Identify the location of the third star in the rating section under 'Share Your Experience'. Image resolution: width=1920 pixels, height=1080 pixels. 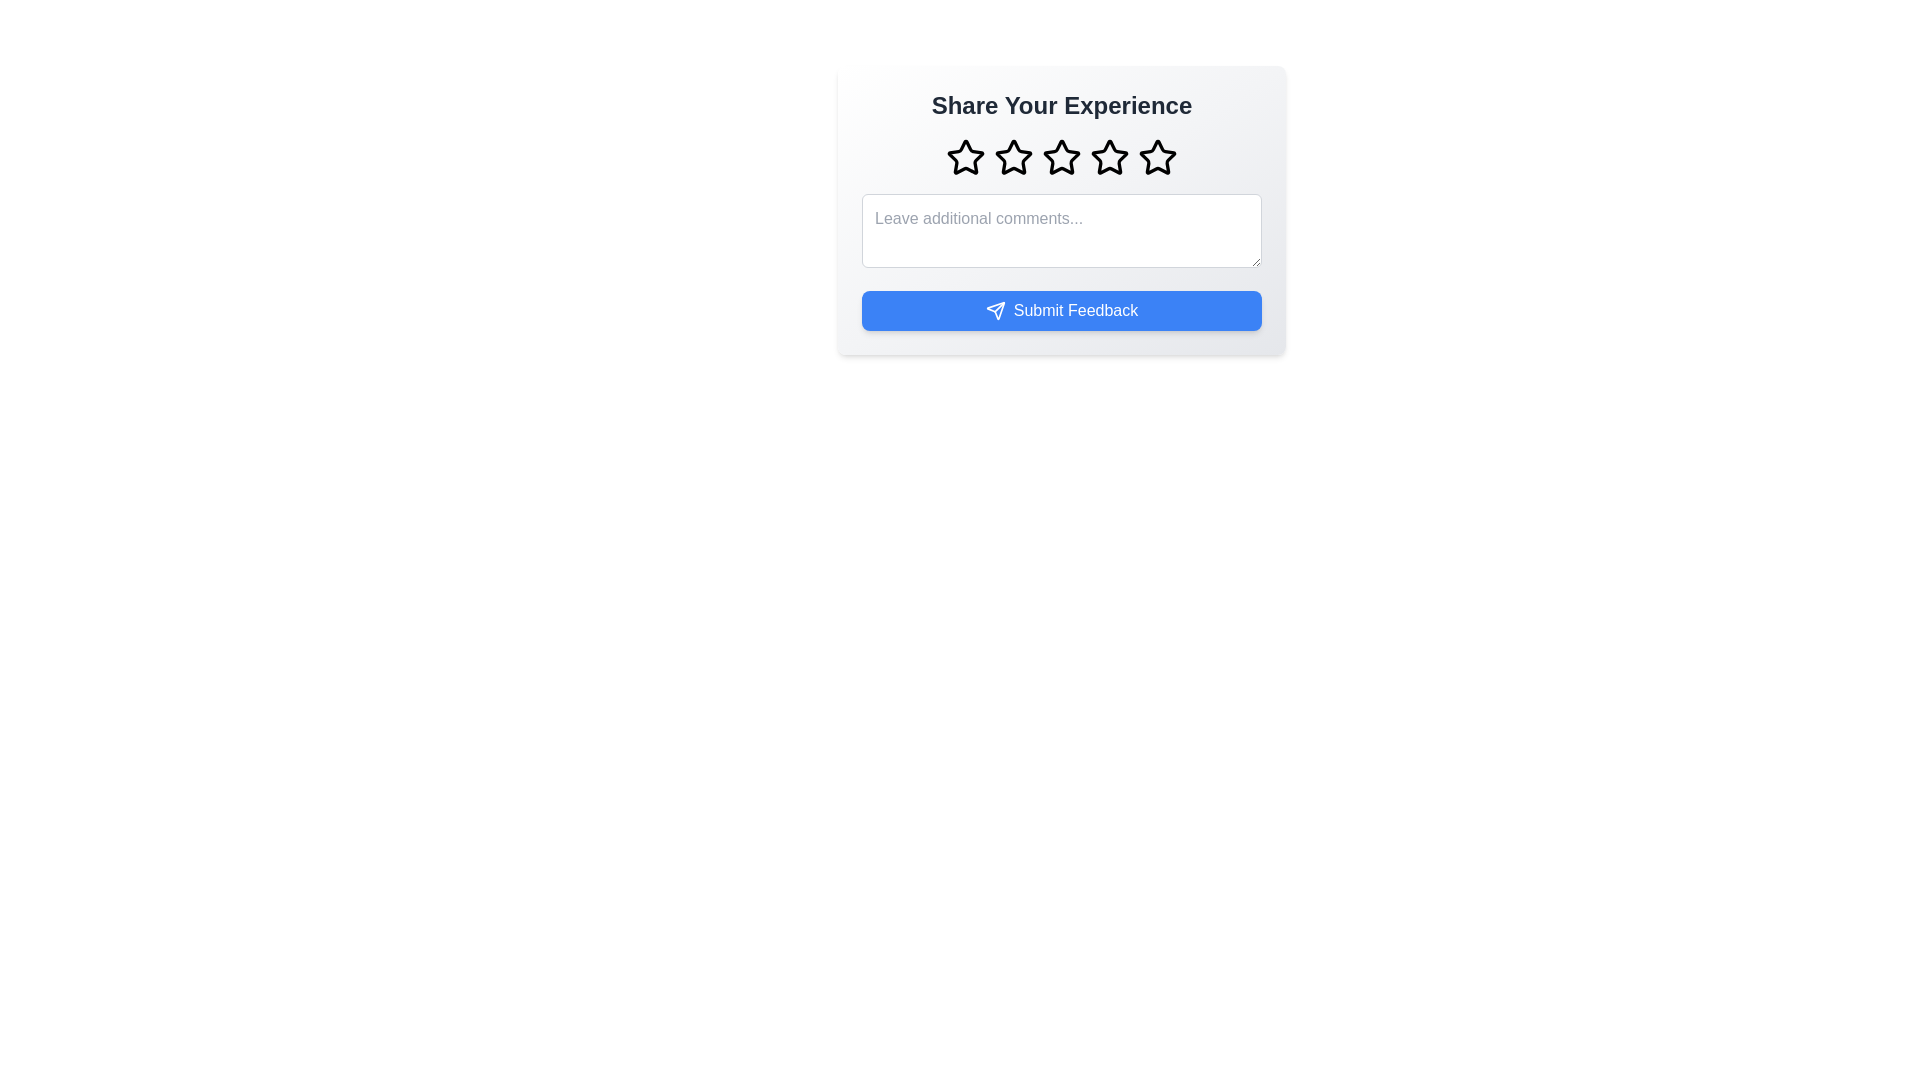
(1060, 157).